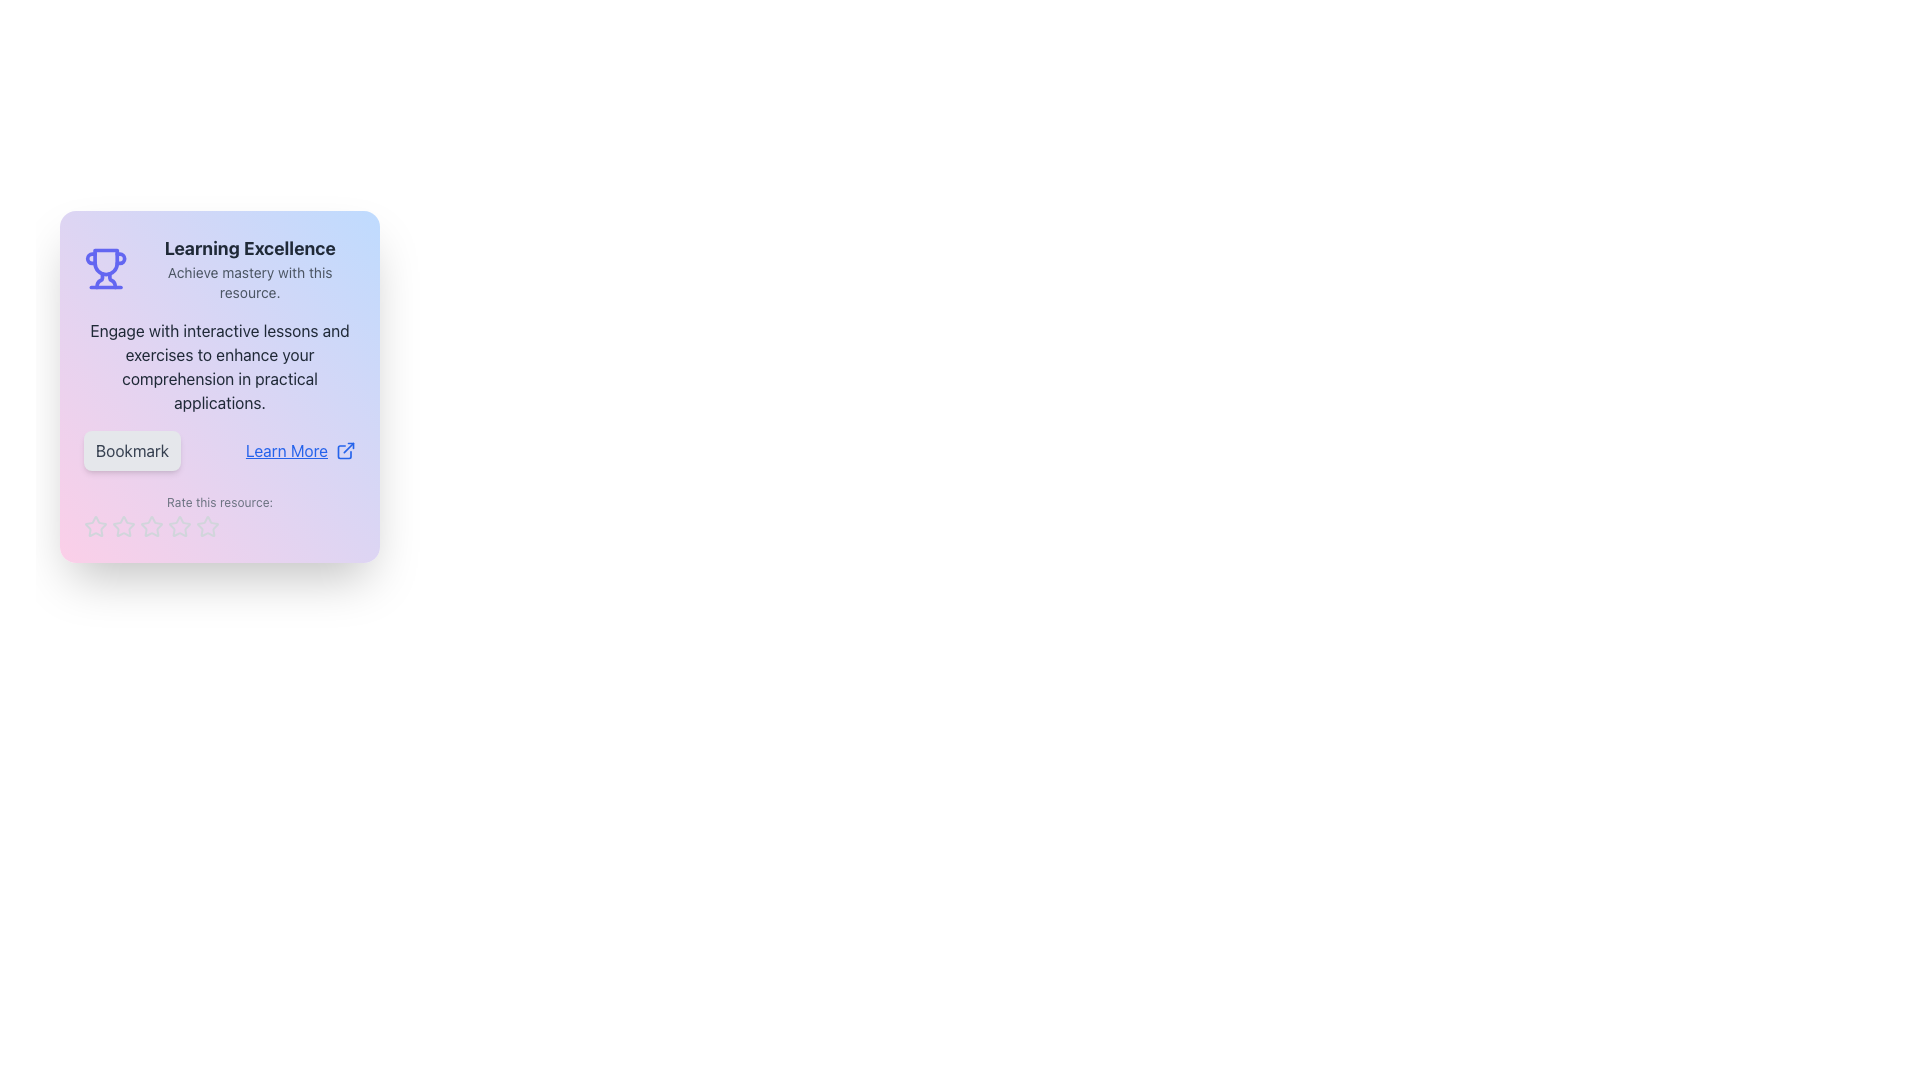  Describe the element at coordinates (105, 261) in the screenshot. I see `the trophy icon located in the top-left section of the 'Learning Excellence' card, which signifies achievement or excellence` at that location.